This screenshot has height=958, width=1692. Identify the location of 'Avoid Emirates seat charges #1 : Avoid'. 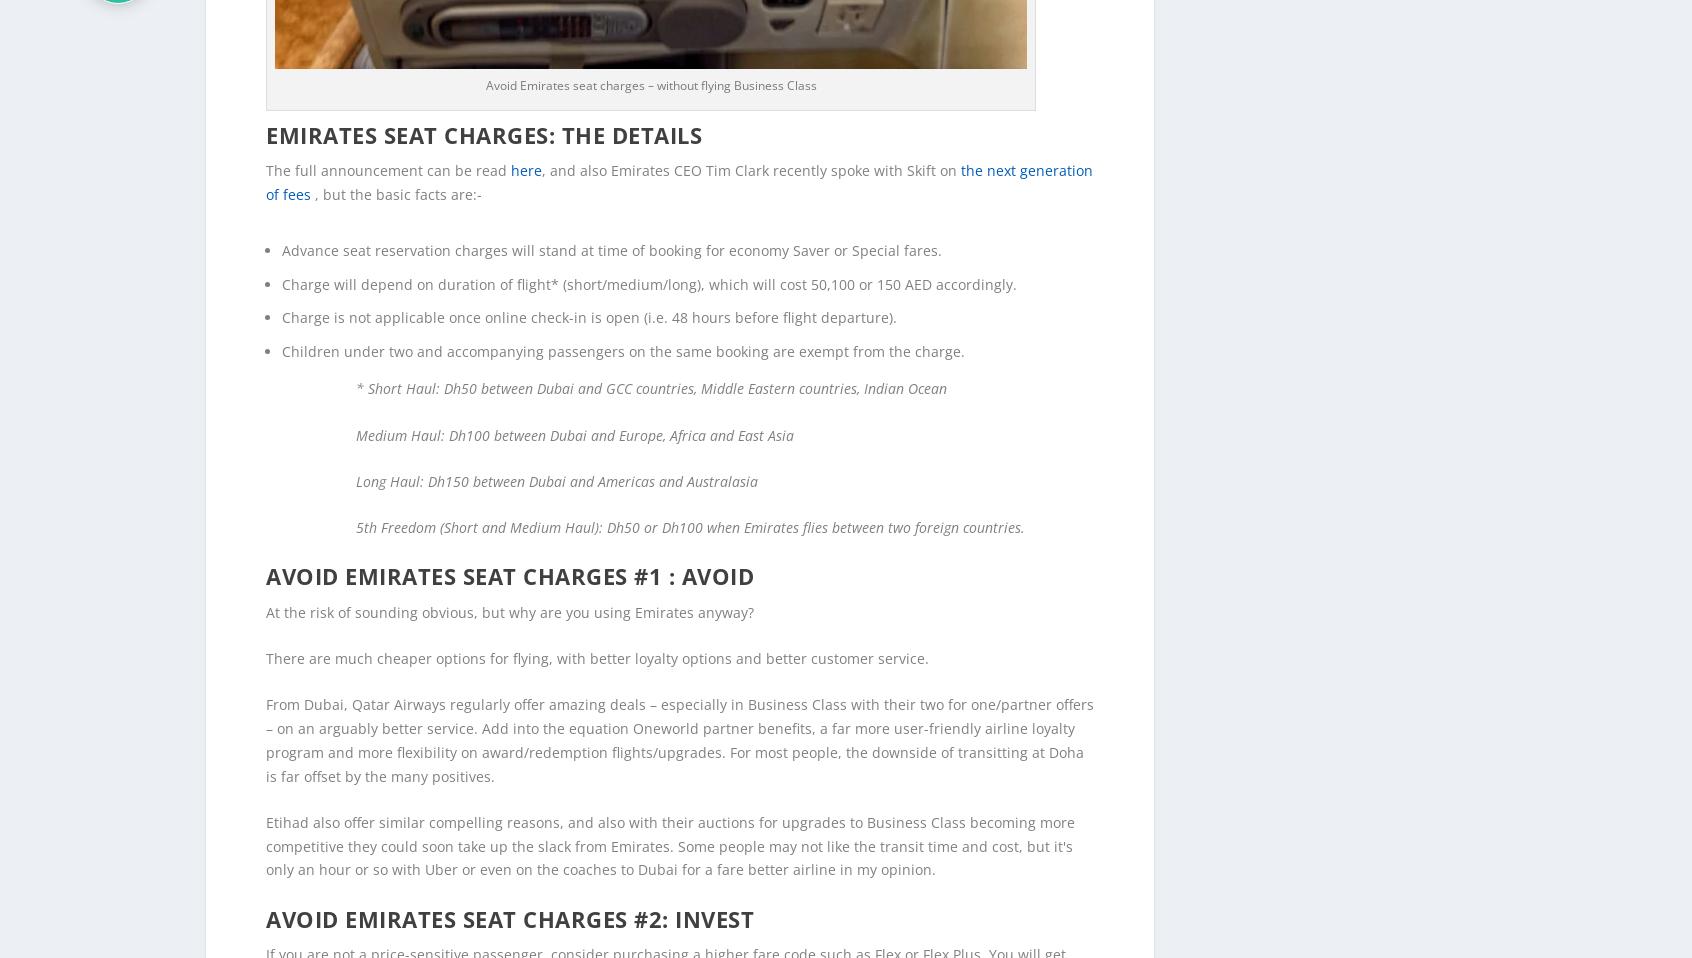
(265, 542).